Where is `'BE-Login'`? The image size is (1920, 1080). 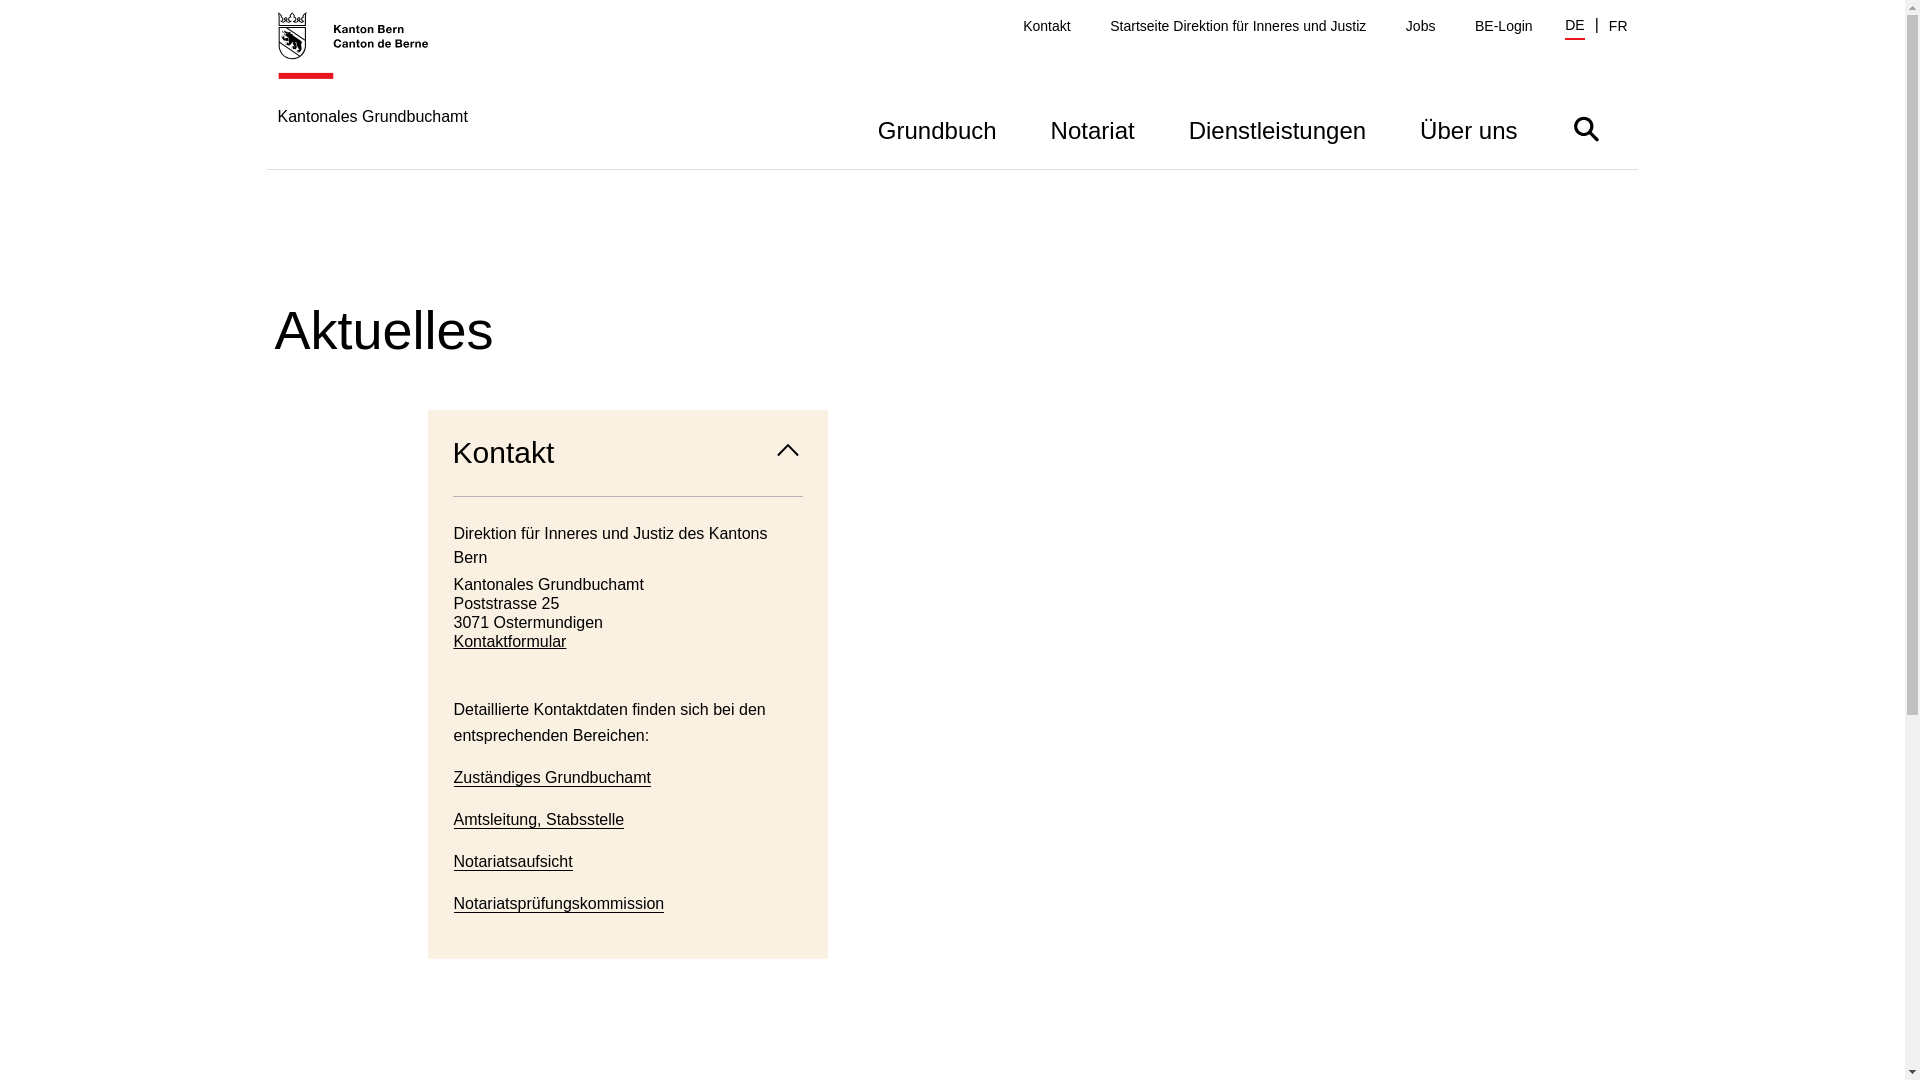 'BE-Login' is located at coordinates (1474, 26).